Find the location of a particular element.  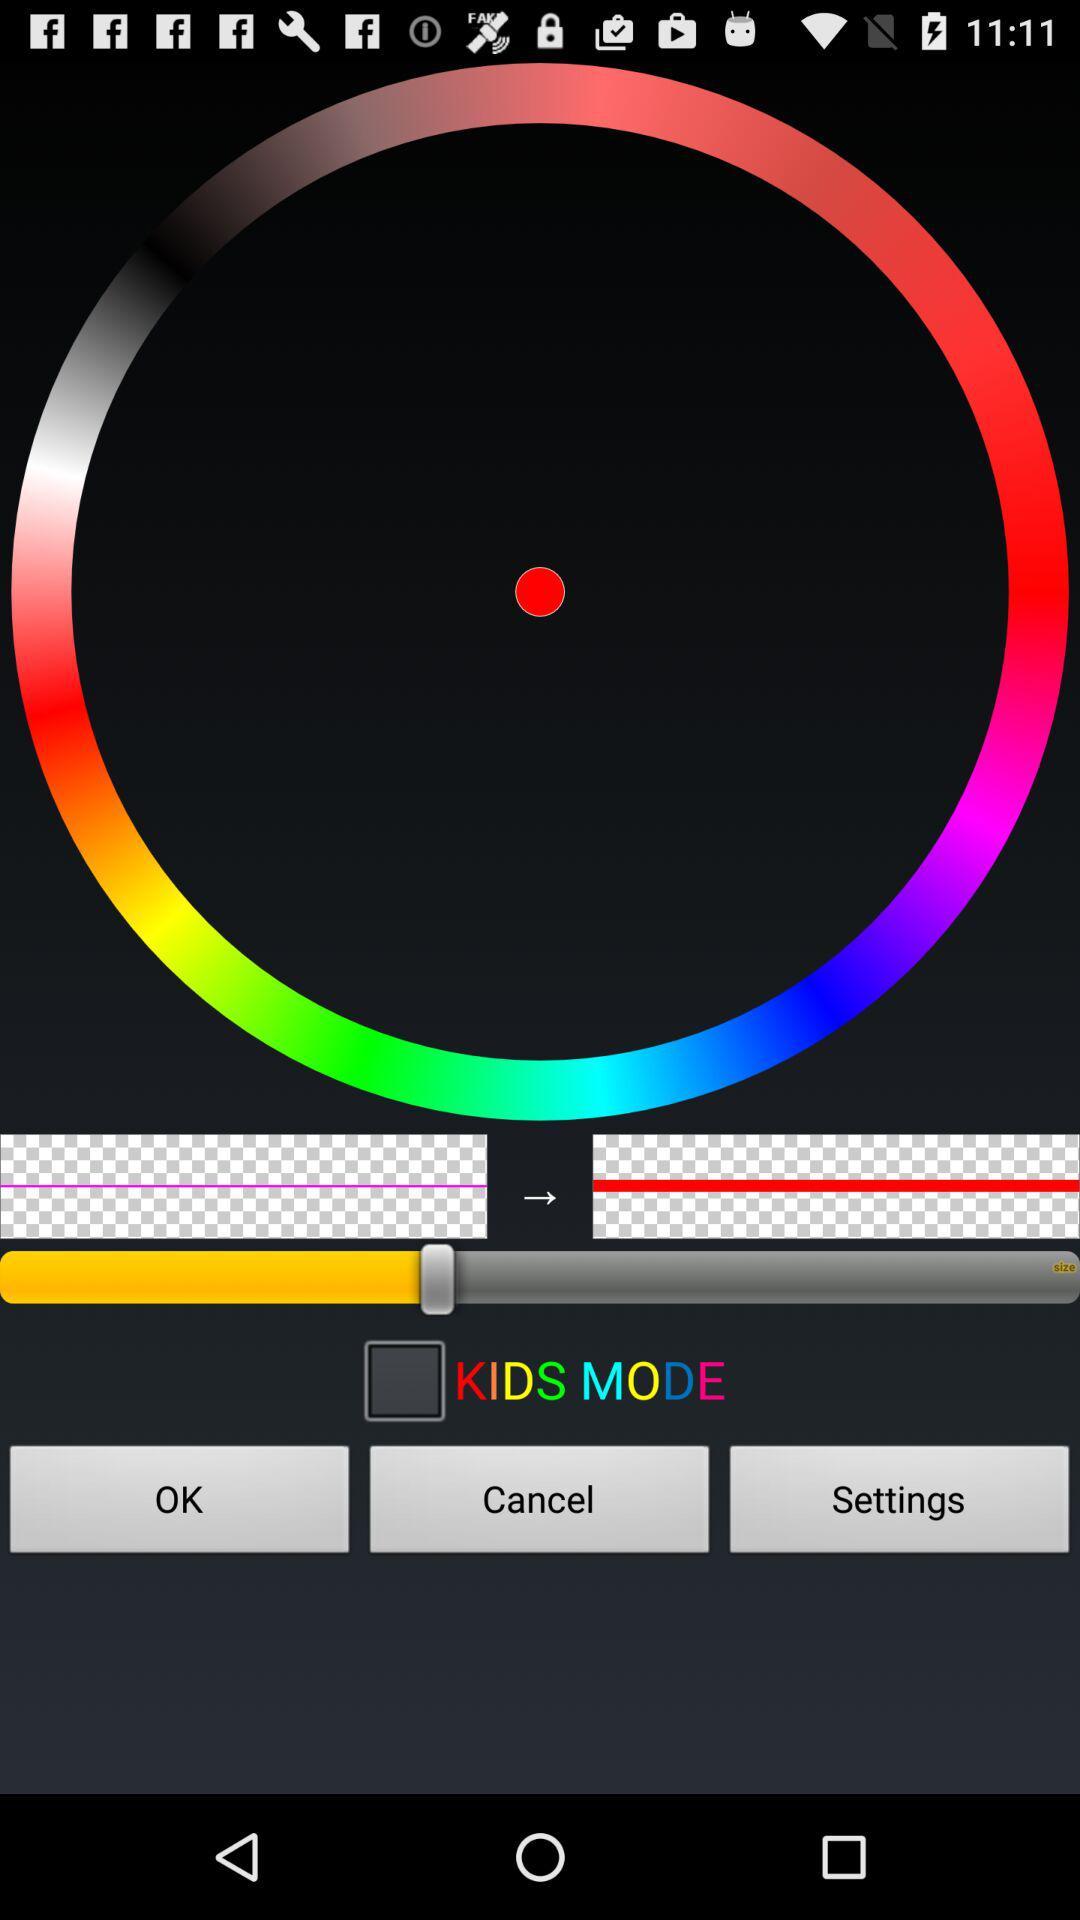

item next to the cancel item is located at coordinates (898, 1505).